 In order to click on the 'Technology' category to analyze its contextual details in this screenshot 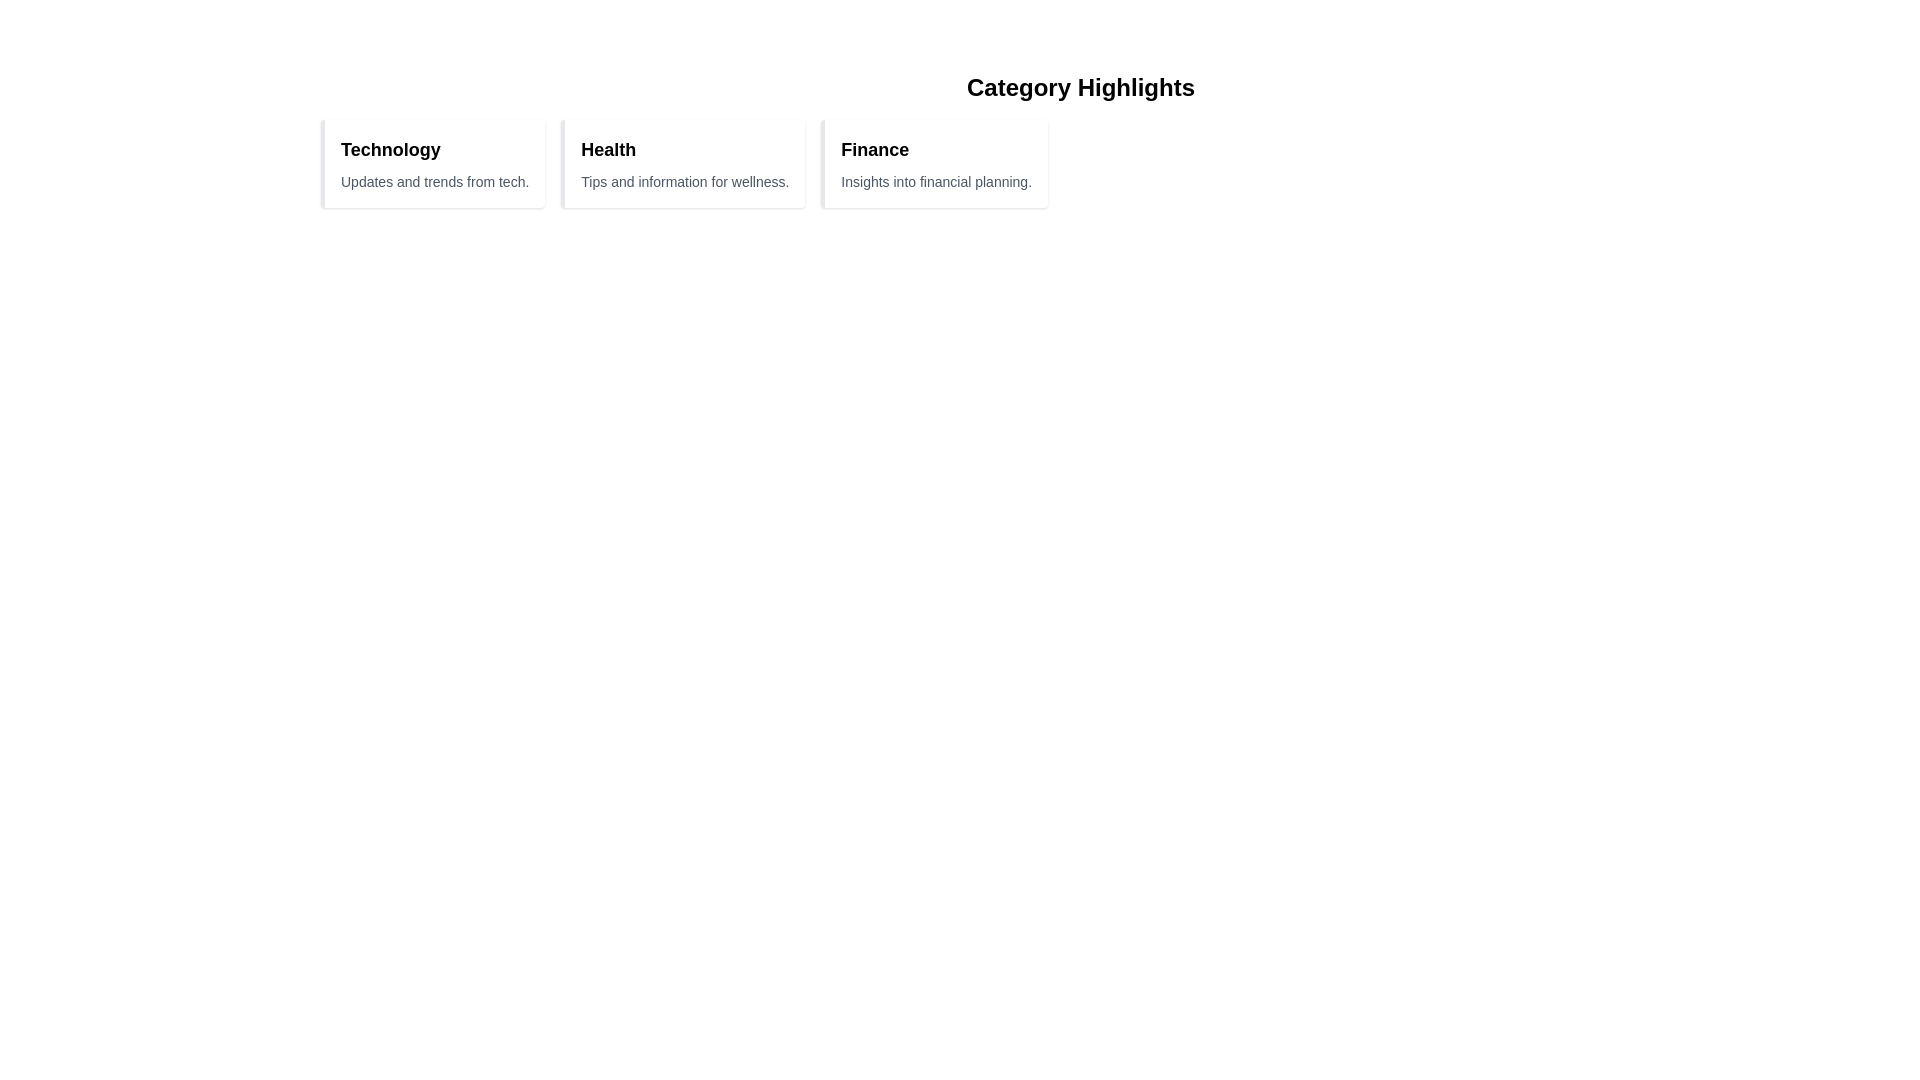, I will do `click(389, 149)`.